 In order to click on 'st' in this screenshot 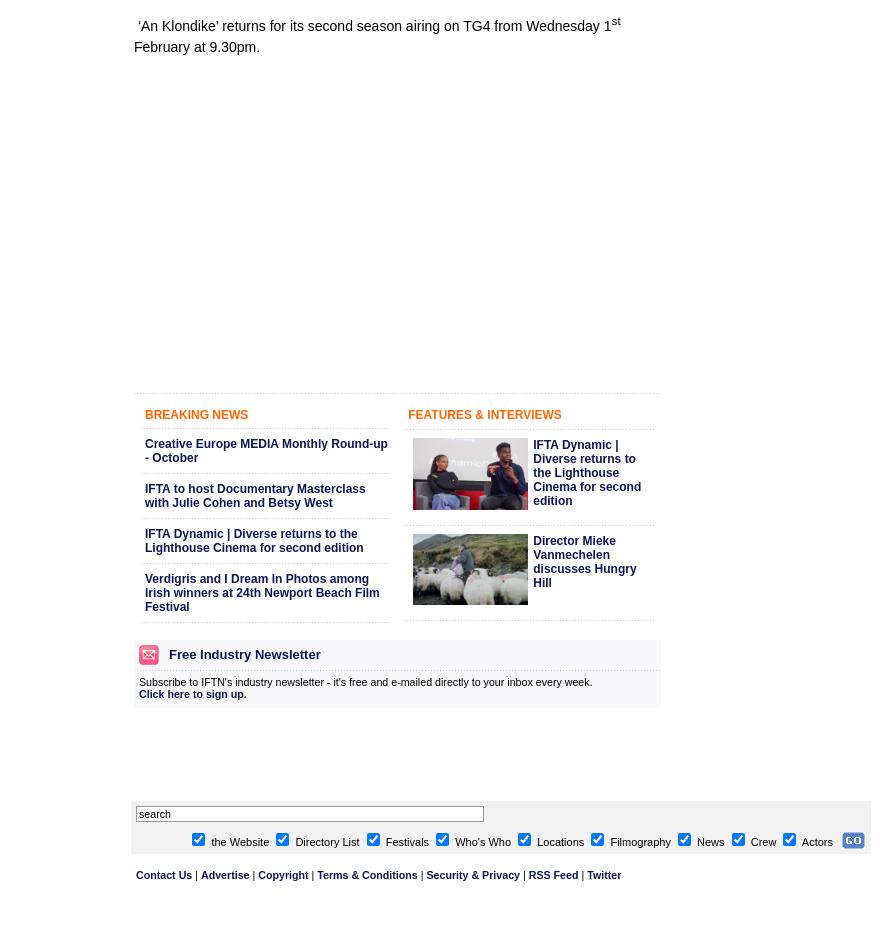, I will do `click(614, 19)`.